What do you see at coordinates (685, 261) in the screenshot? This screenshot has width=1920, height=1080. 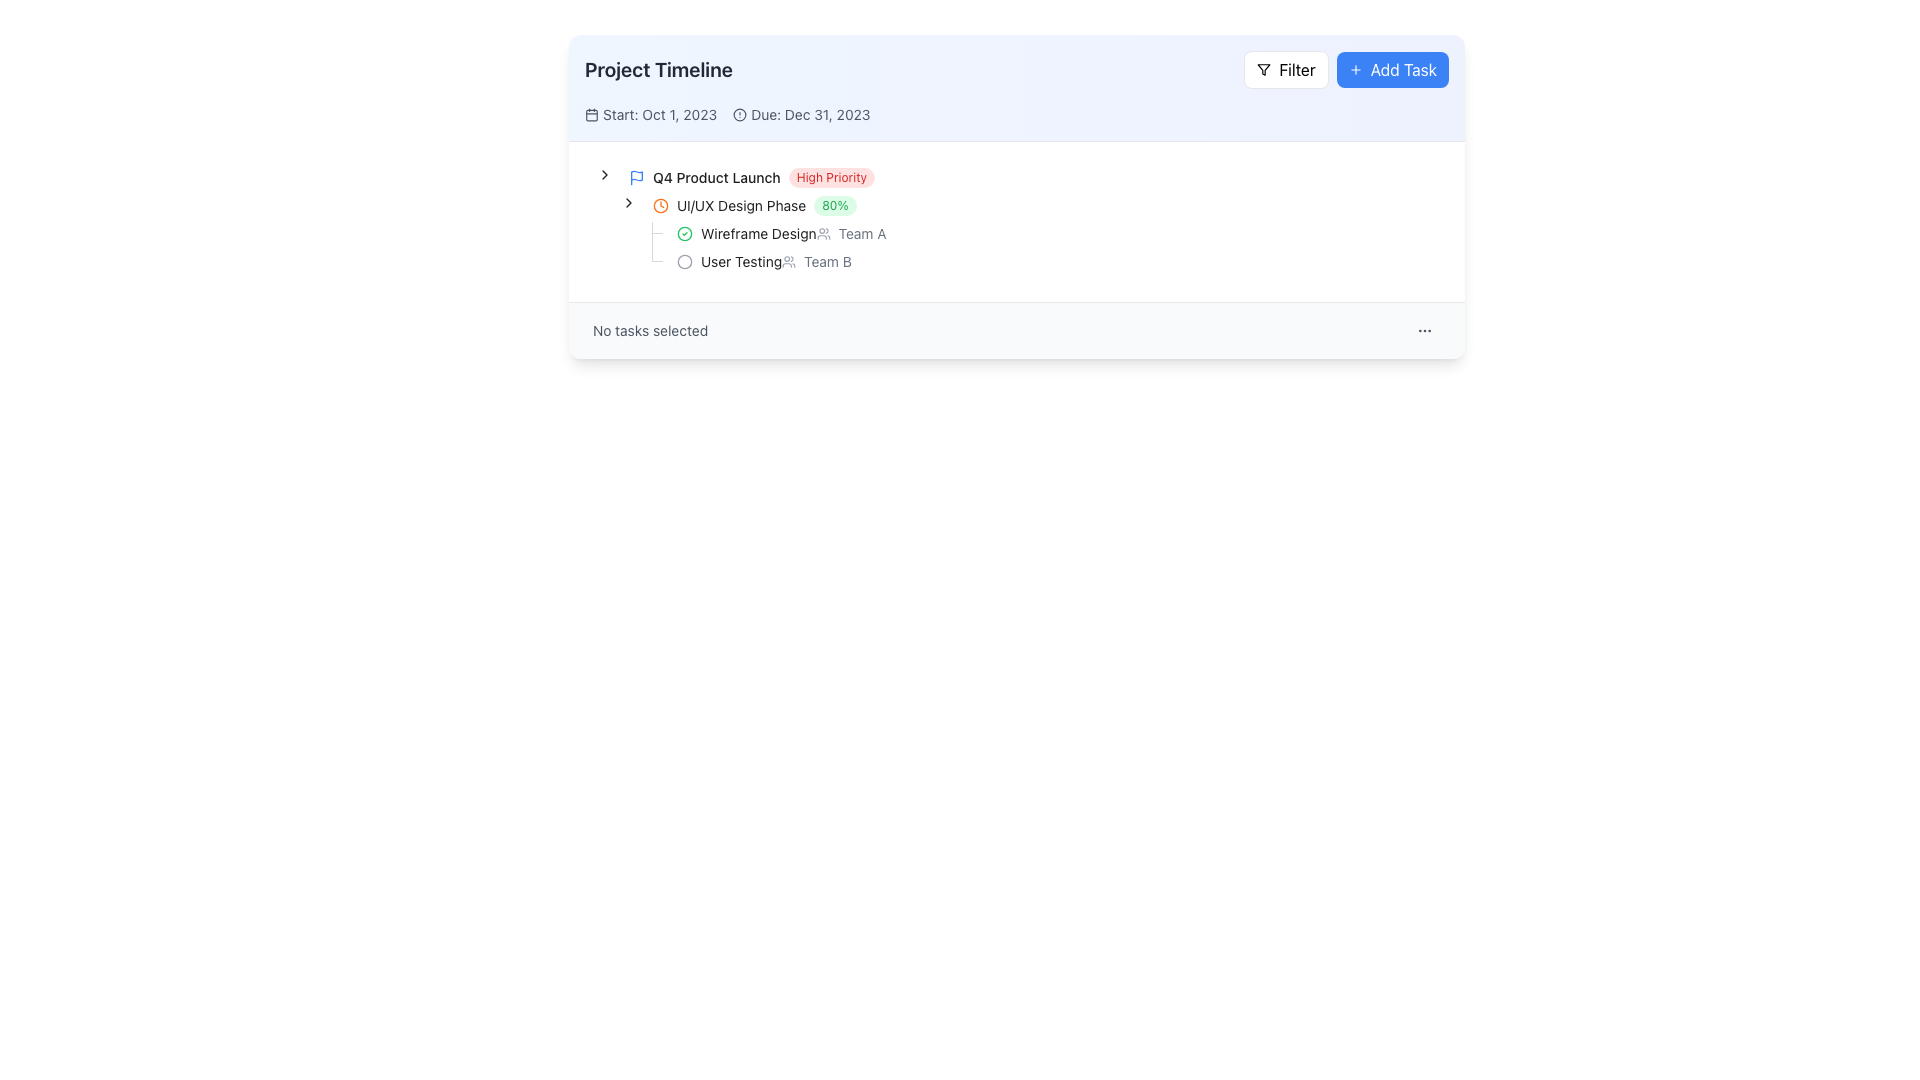 I see `small circular icon with a gray stroke located to the left of the text 'User Testing' in the task list` at bounding box center [685, 261].